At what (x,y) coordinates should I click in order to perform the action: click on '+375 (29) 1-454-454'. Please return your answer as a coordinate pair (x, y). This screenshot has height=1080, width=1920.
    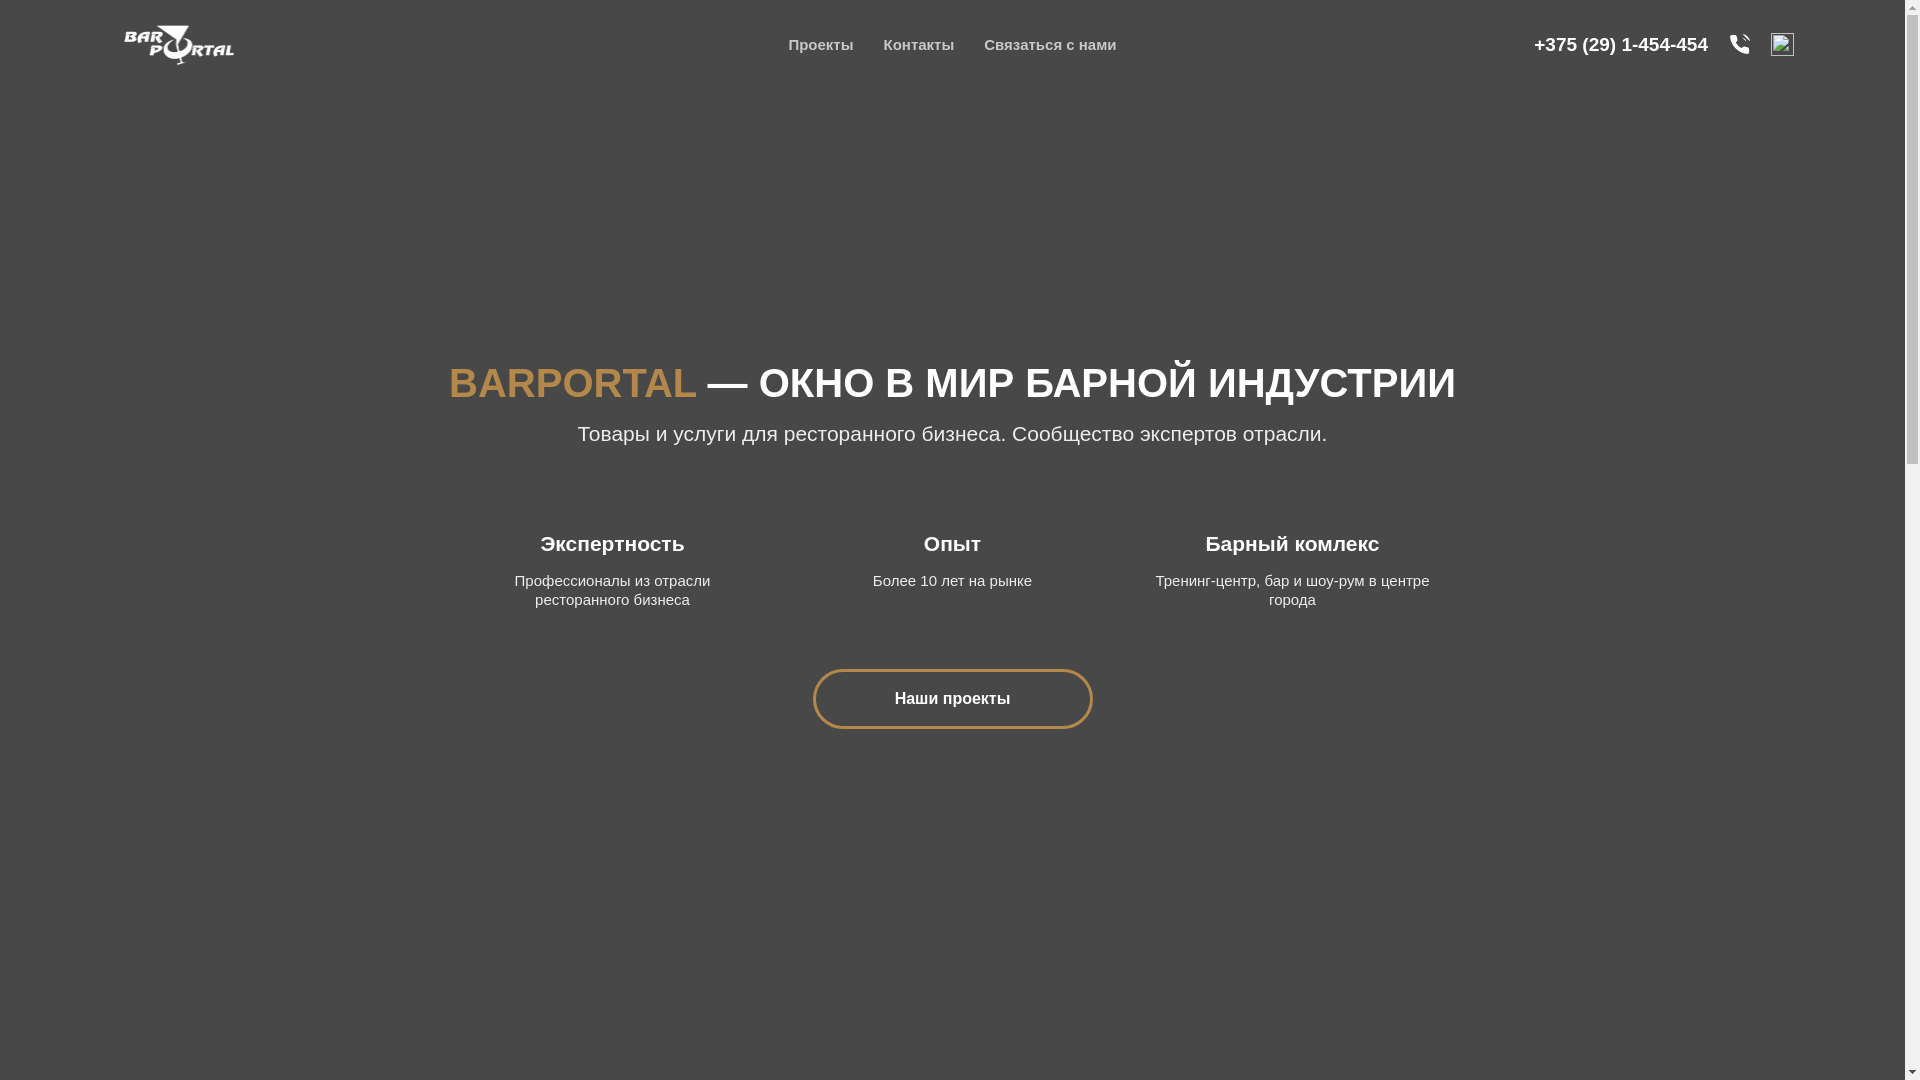
    Looking at the image, I should click on (1621, 43).